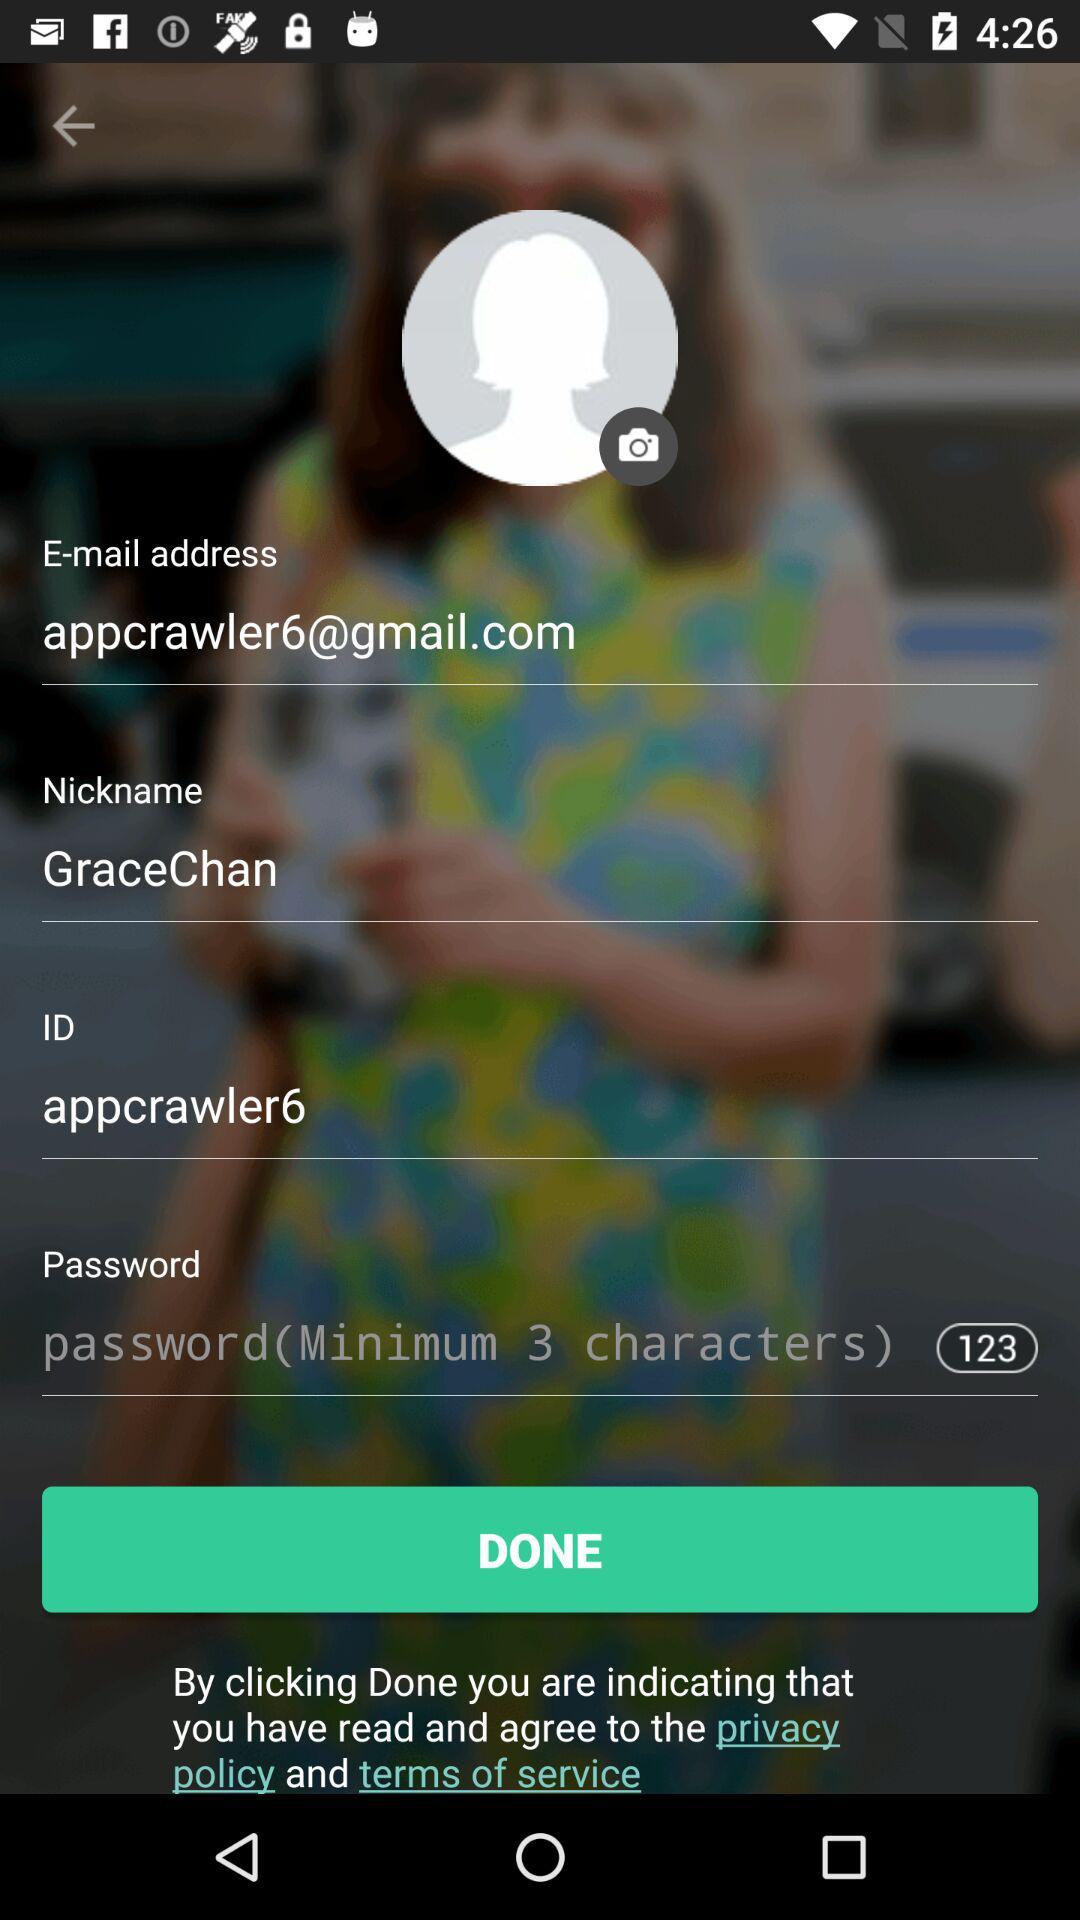  What do you see at coordinates (72, 124) in the screenshot?
I see `previous` at bounding box center [72, 124].